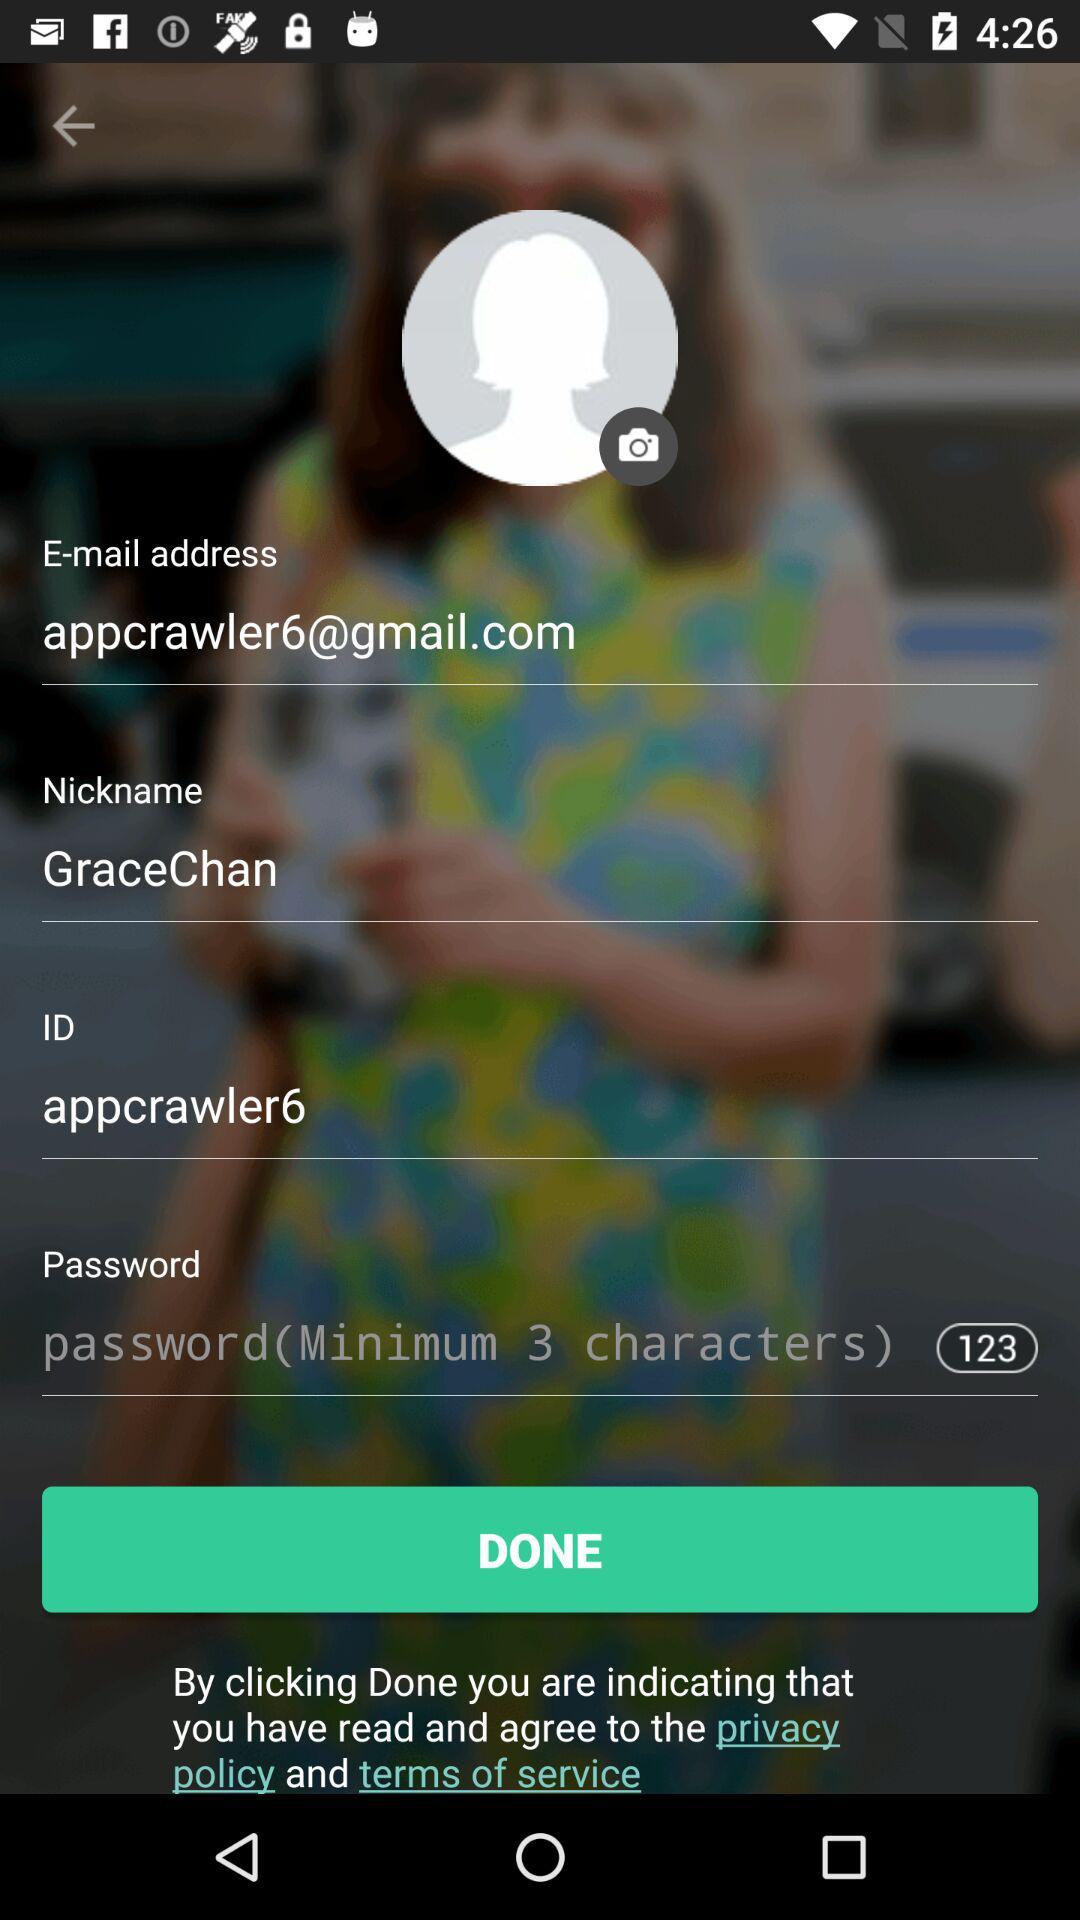  What do you see at coordinates (72, 124) in the screenshot?
I see `previous` at bounding box center [72, 124].